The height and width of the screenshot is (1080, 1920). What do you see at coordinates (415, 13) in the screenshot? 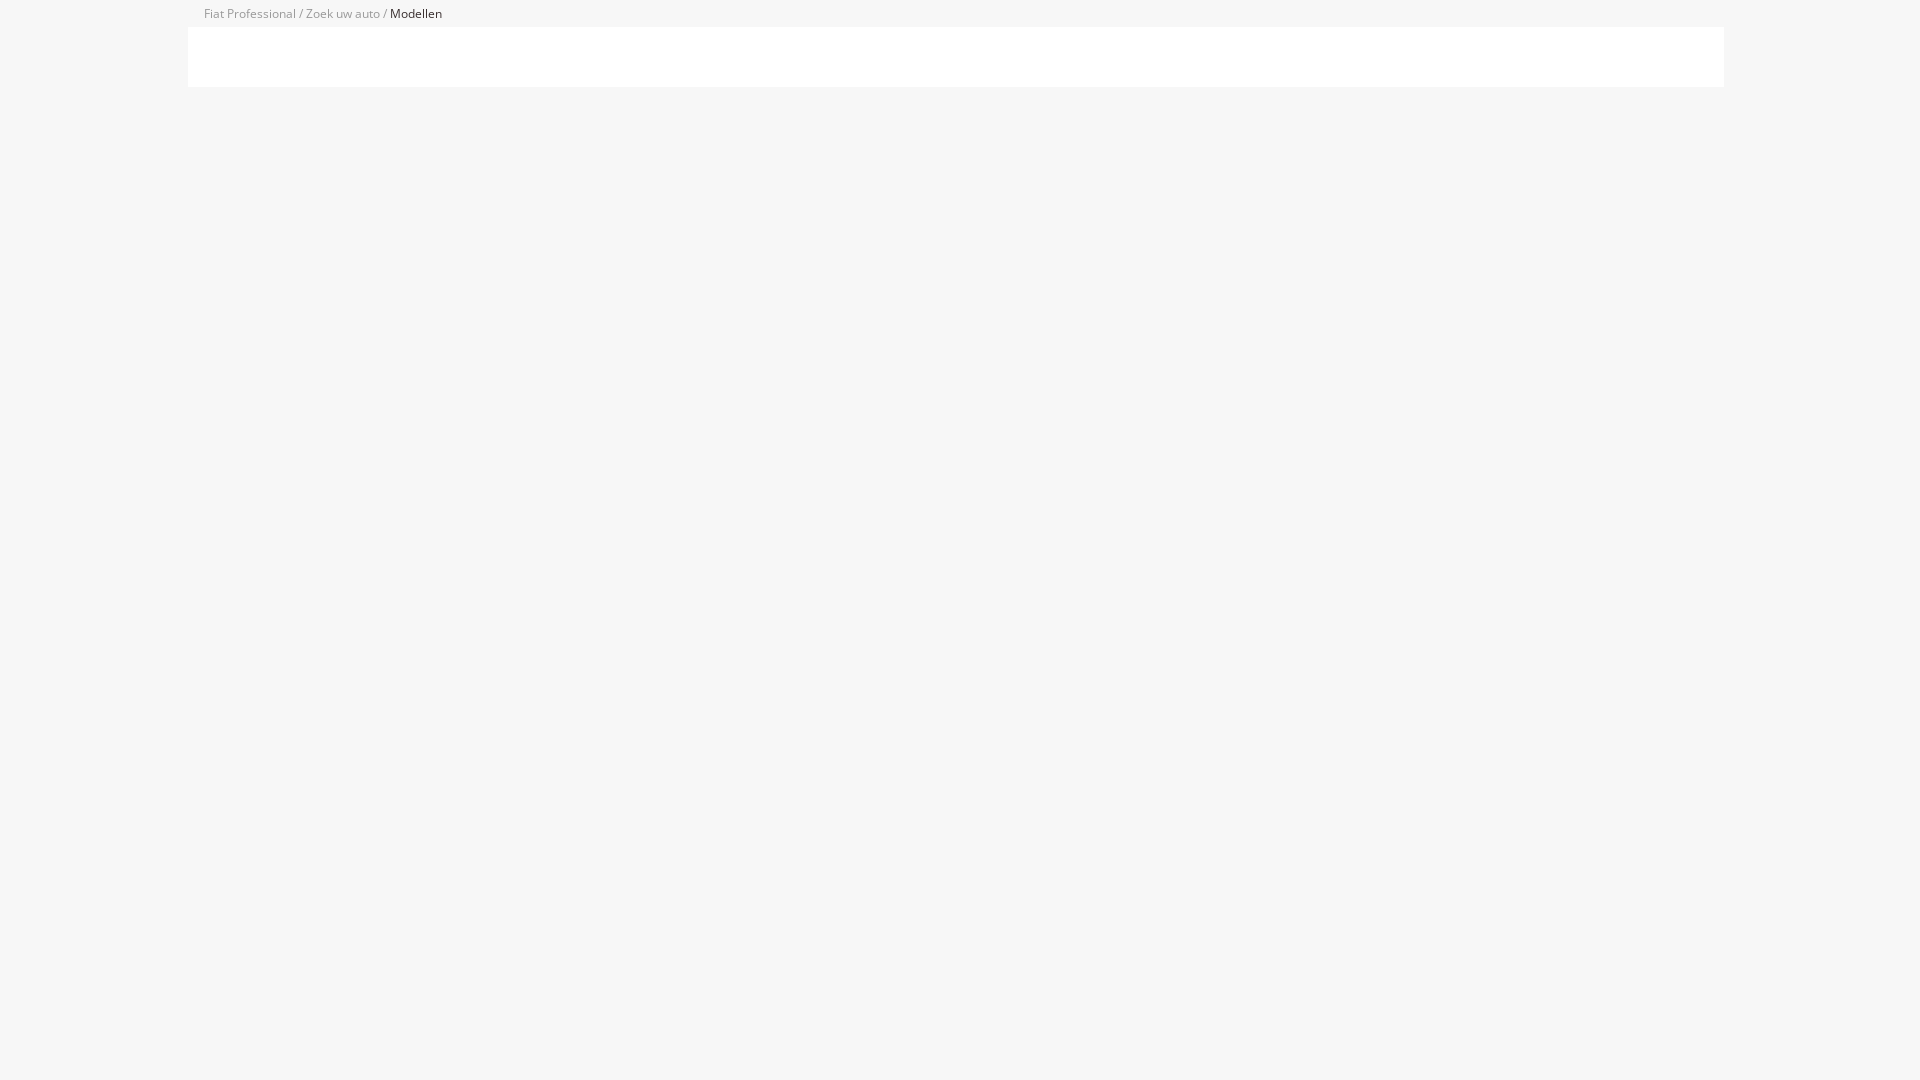
I see `'Modellen'` at bounding box center [415, 13].